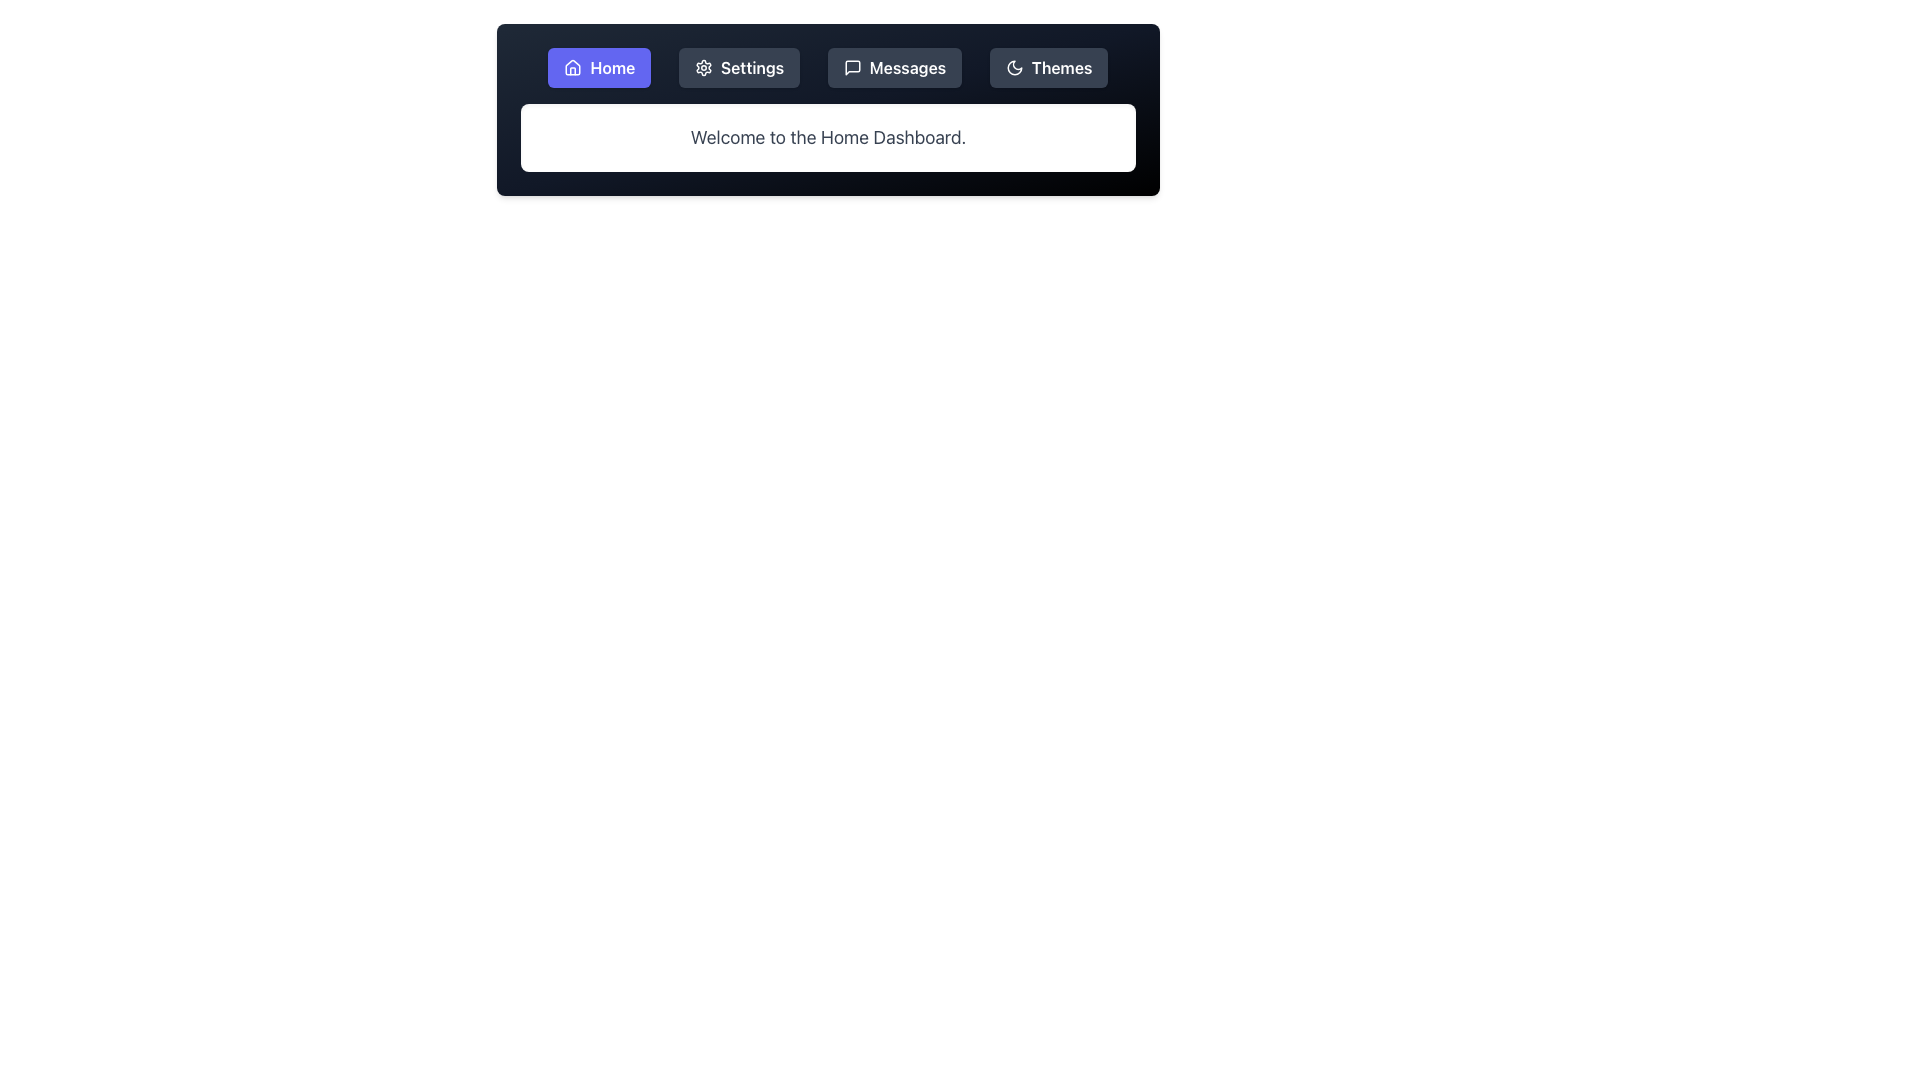 The height and width of the screenshot is (1080, 1920). Describe the element at coordinates (1014, 67) in the screenshot. I see `the crescent moon icon located to the left of the 'Themes' label in the top-right navigation bar` at that location.